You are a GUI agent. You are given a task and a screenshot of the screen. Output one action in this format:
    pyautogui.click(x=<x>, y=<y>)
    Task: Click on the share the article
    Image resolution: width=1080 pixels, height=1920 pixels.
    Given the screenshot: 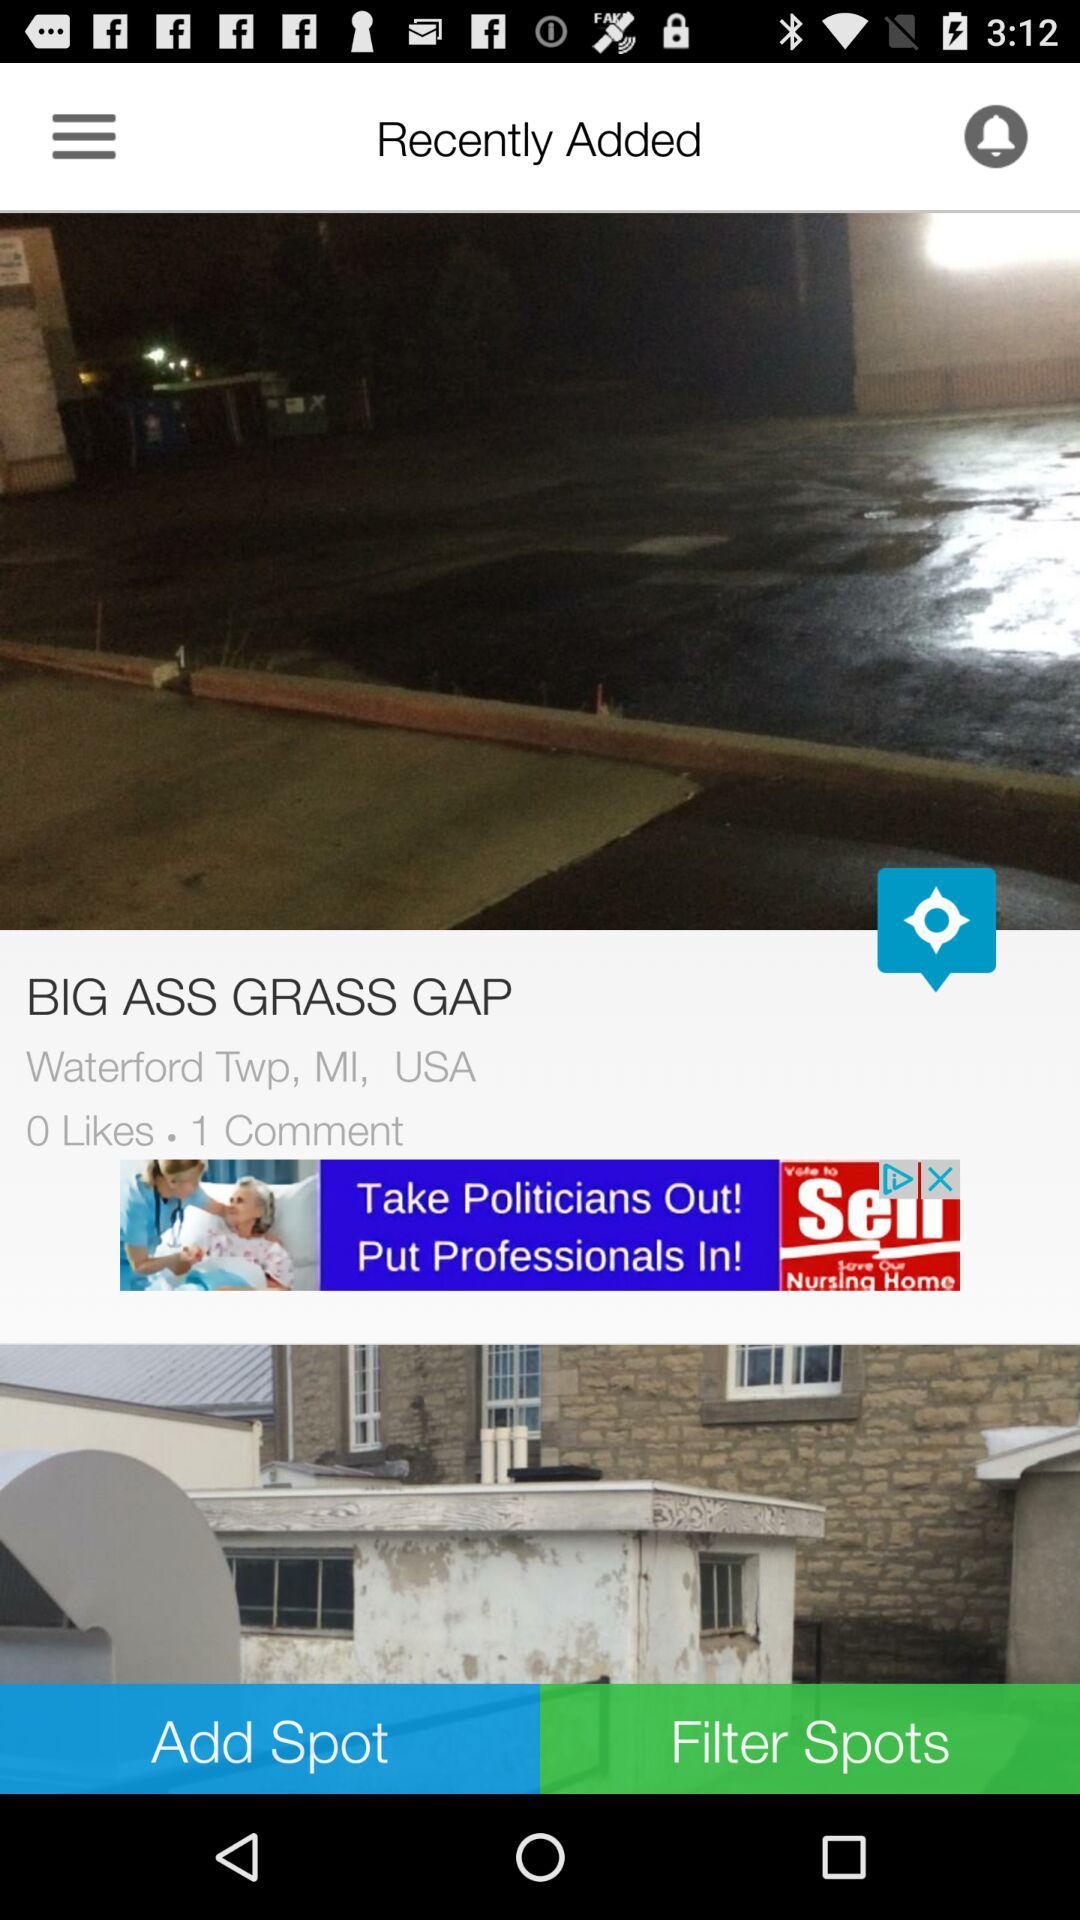 What is the action you would take?
    pyautogui.click(x=540, y=1568)
    